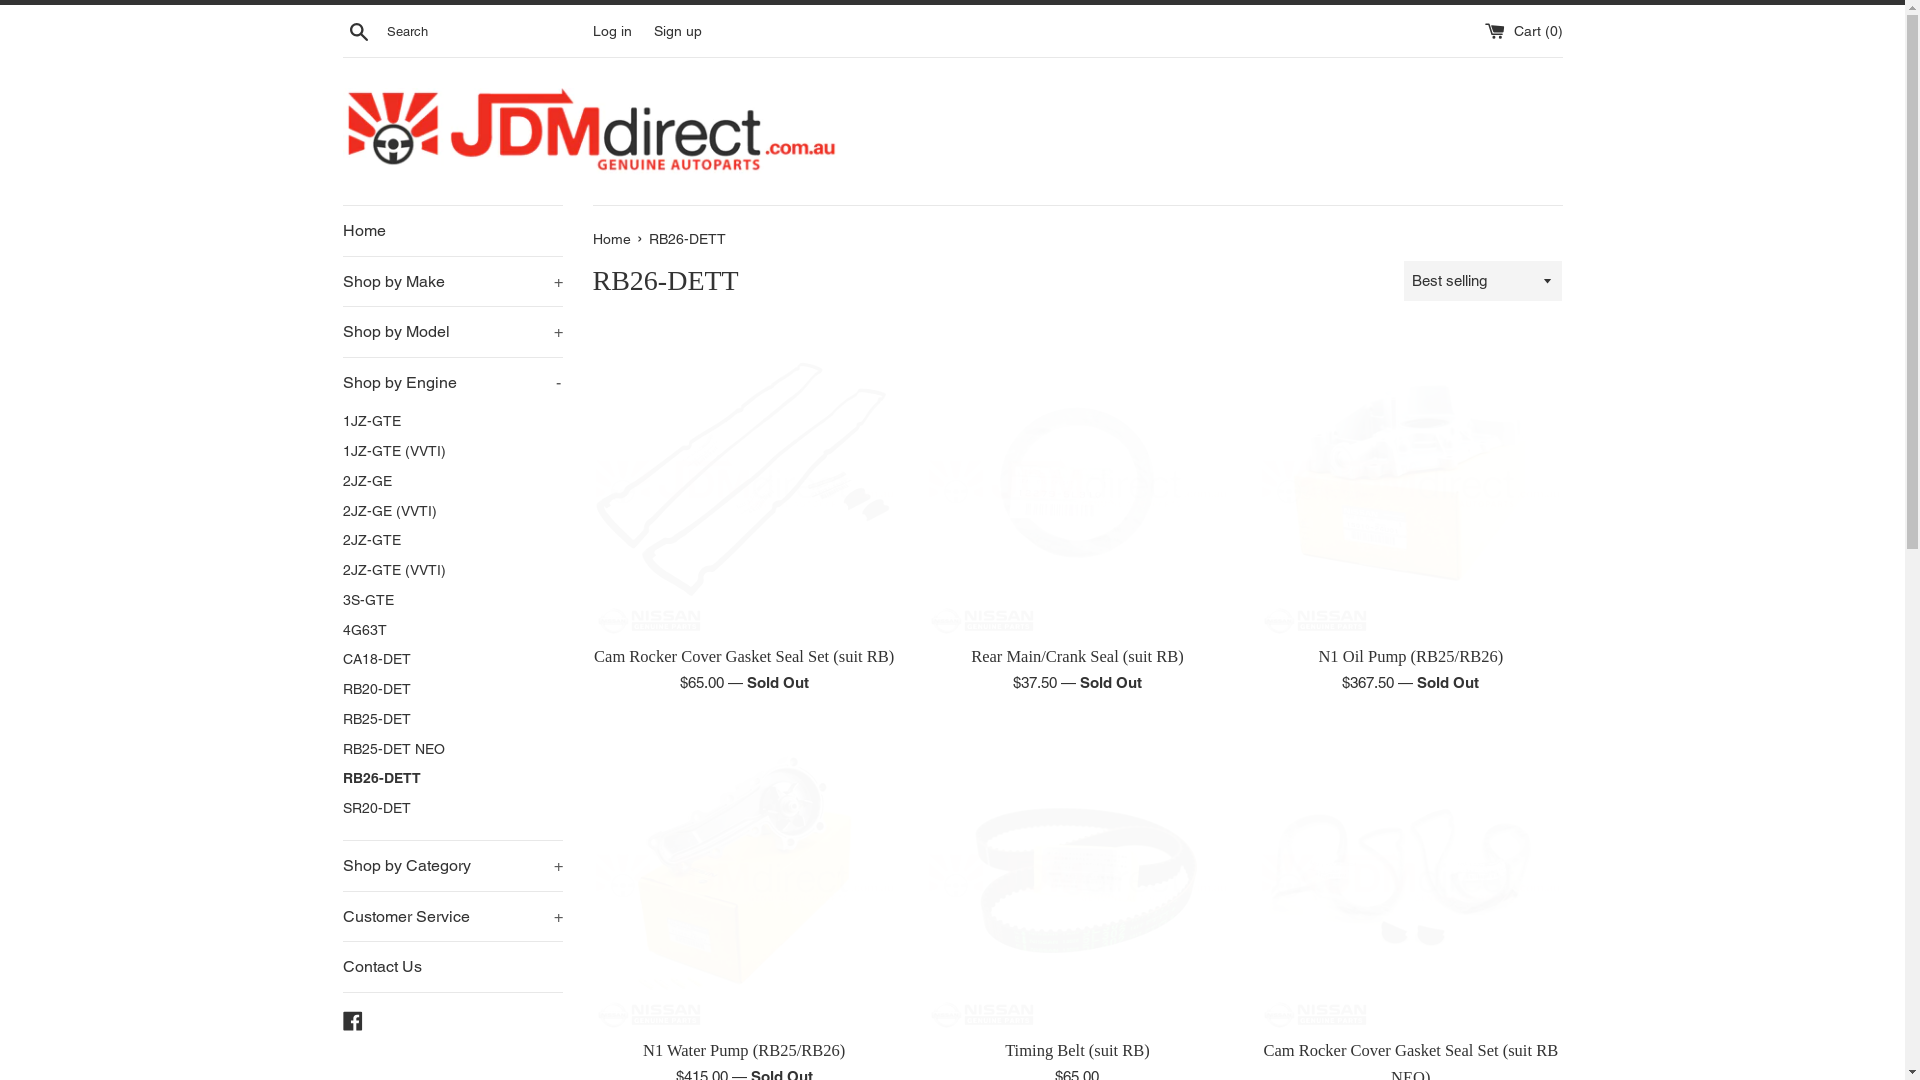 The image size is (1920, 1080). Describe the element at coordinates (450, 540) in the screenshot. I see `'2JZ-GTE'` at that location.